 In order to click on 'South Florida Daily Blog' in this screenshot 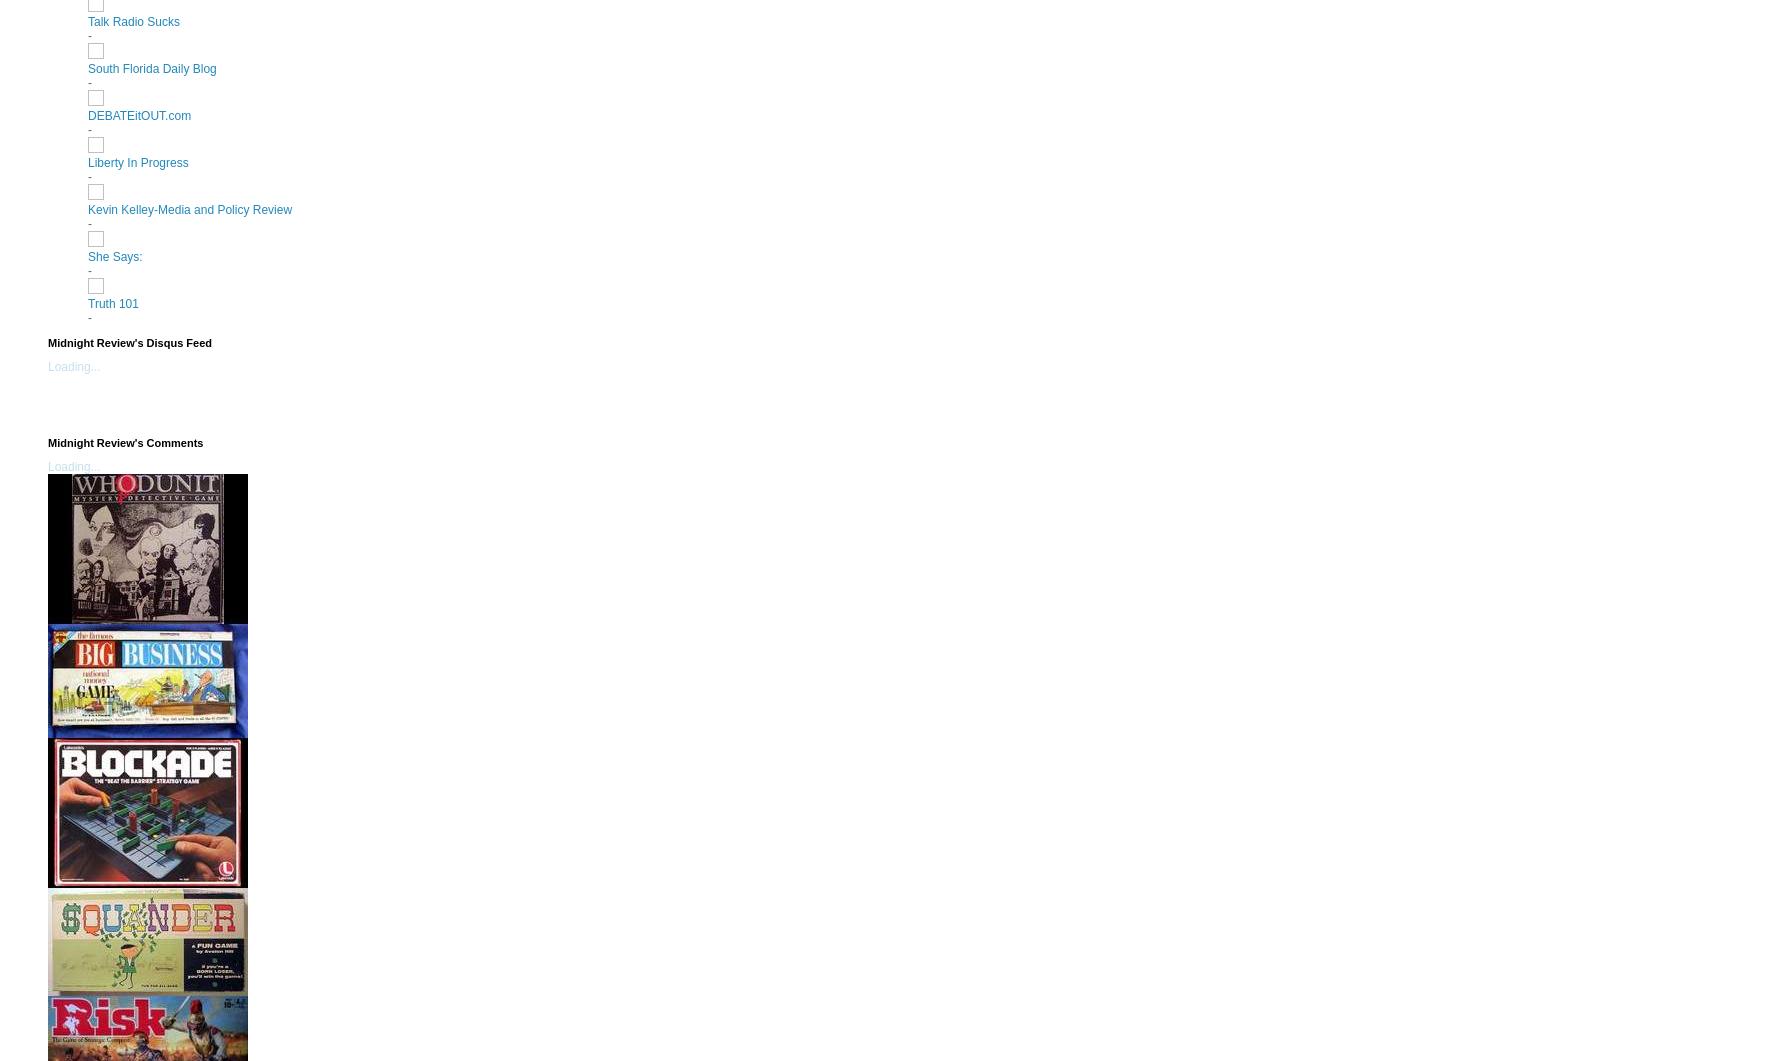, I will do `click(88, 68)`.